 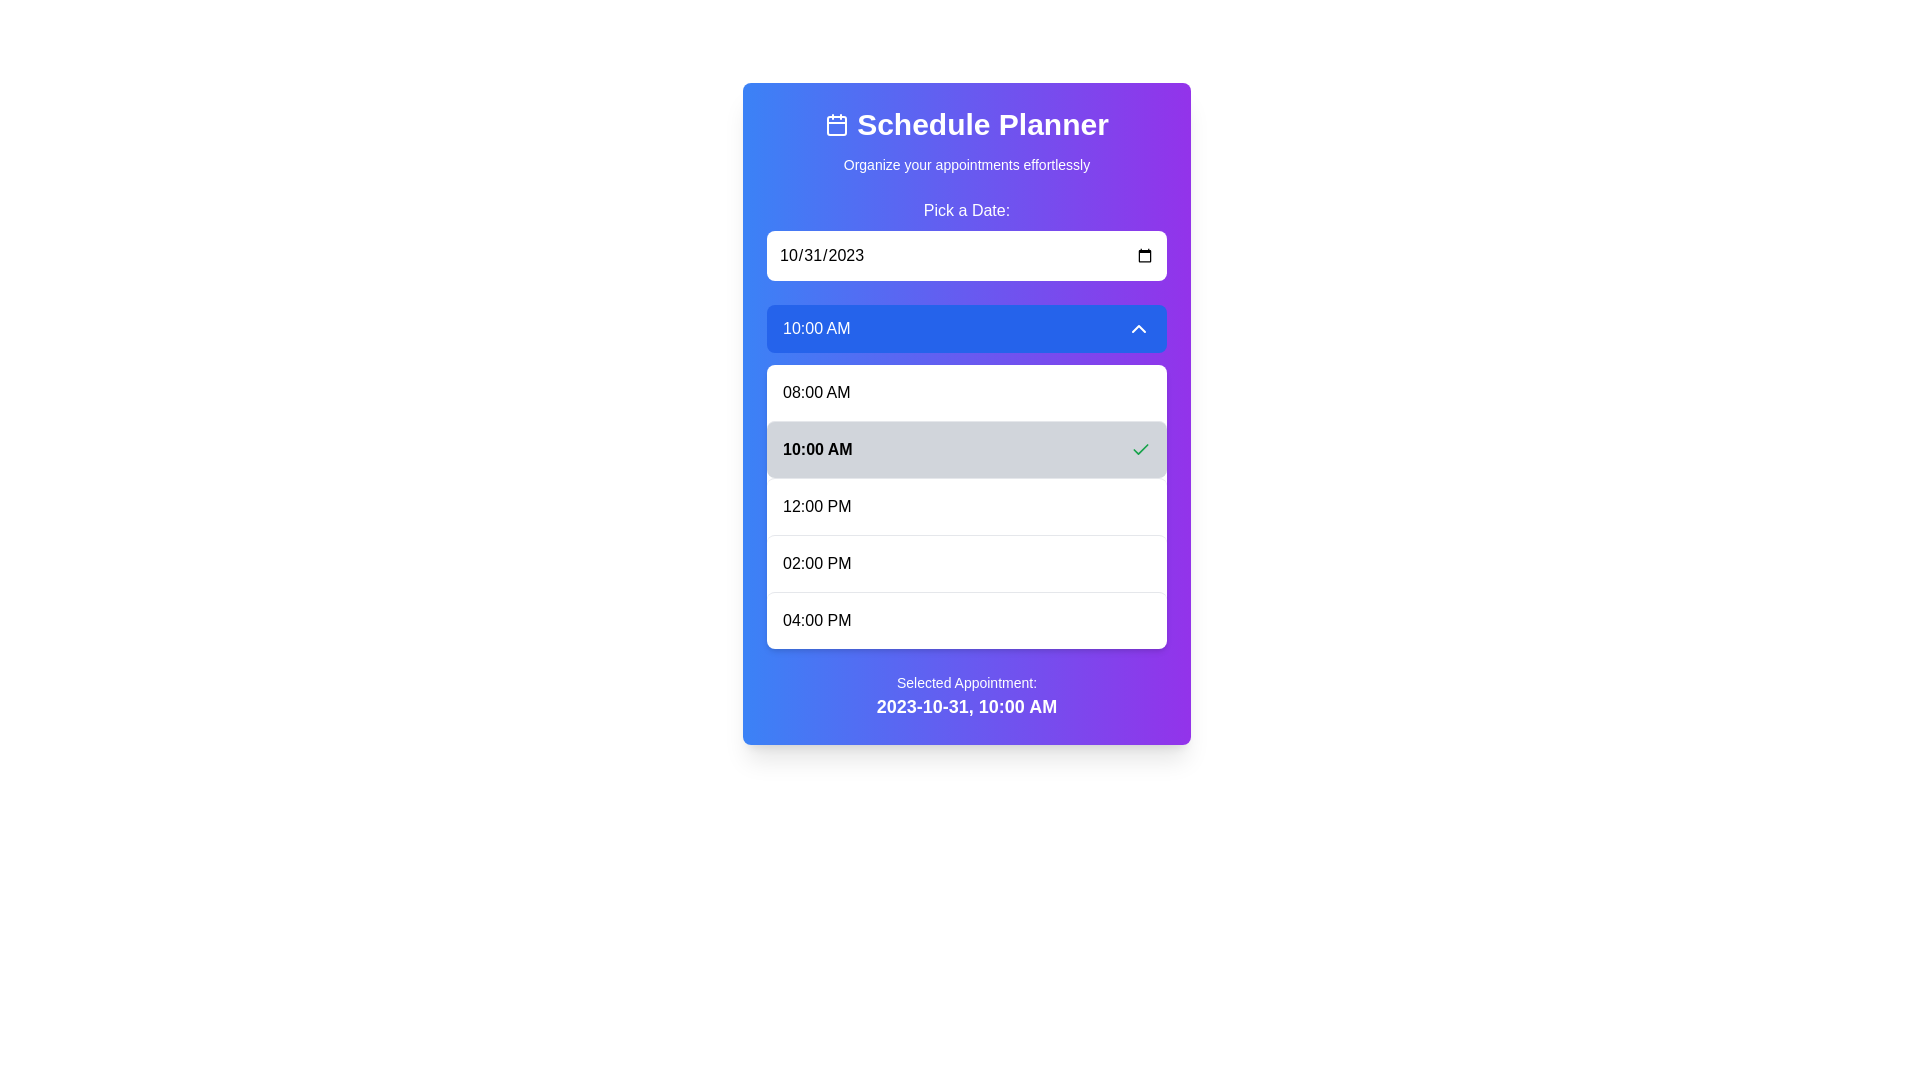 I want to click on the selectable list item for '12:00 PM' in the dropdown menu to choose this time slot, so click(x=966, y=505).